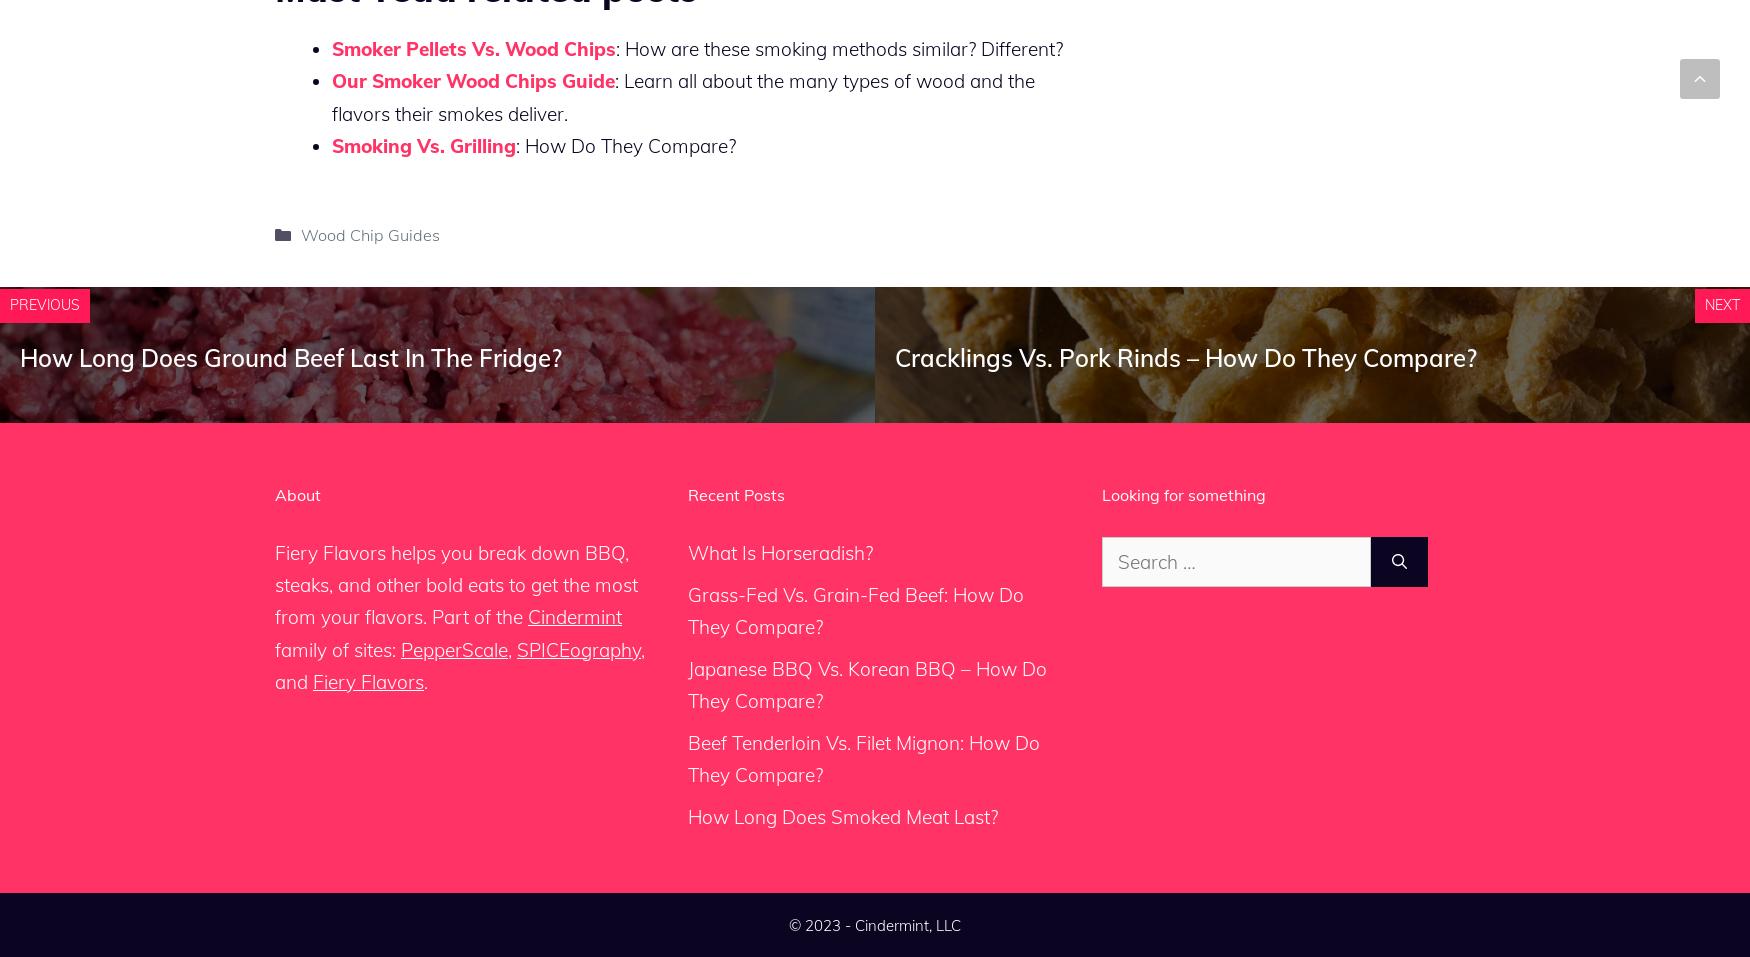 Image resolution: width=1750 pixels, height=957 pixels. What do you see at coordinates (686, 684) in the screenshot?
I see `'Japanese BBQ Vs. Korean BBQ – How Do They Compare?'` at bounding box center [686, 684].